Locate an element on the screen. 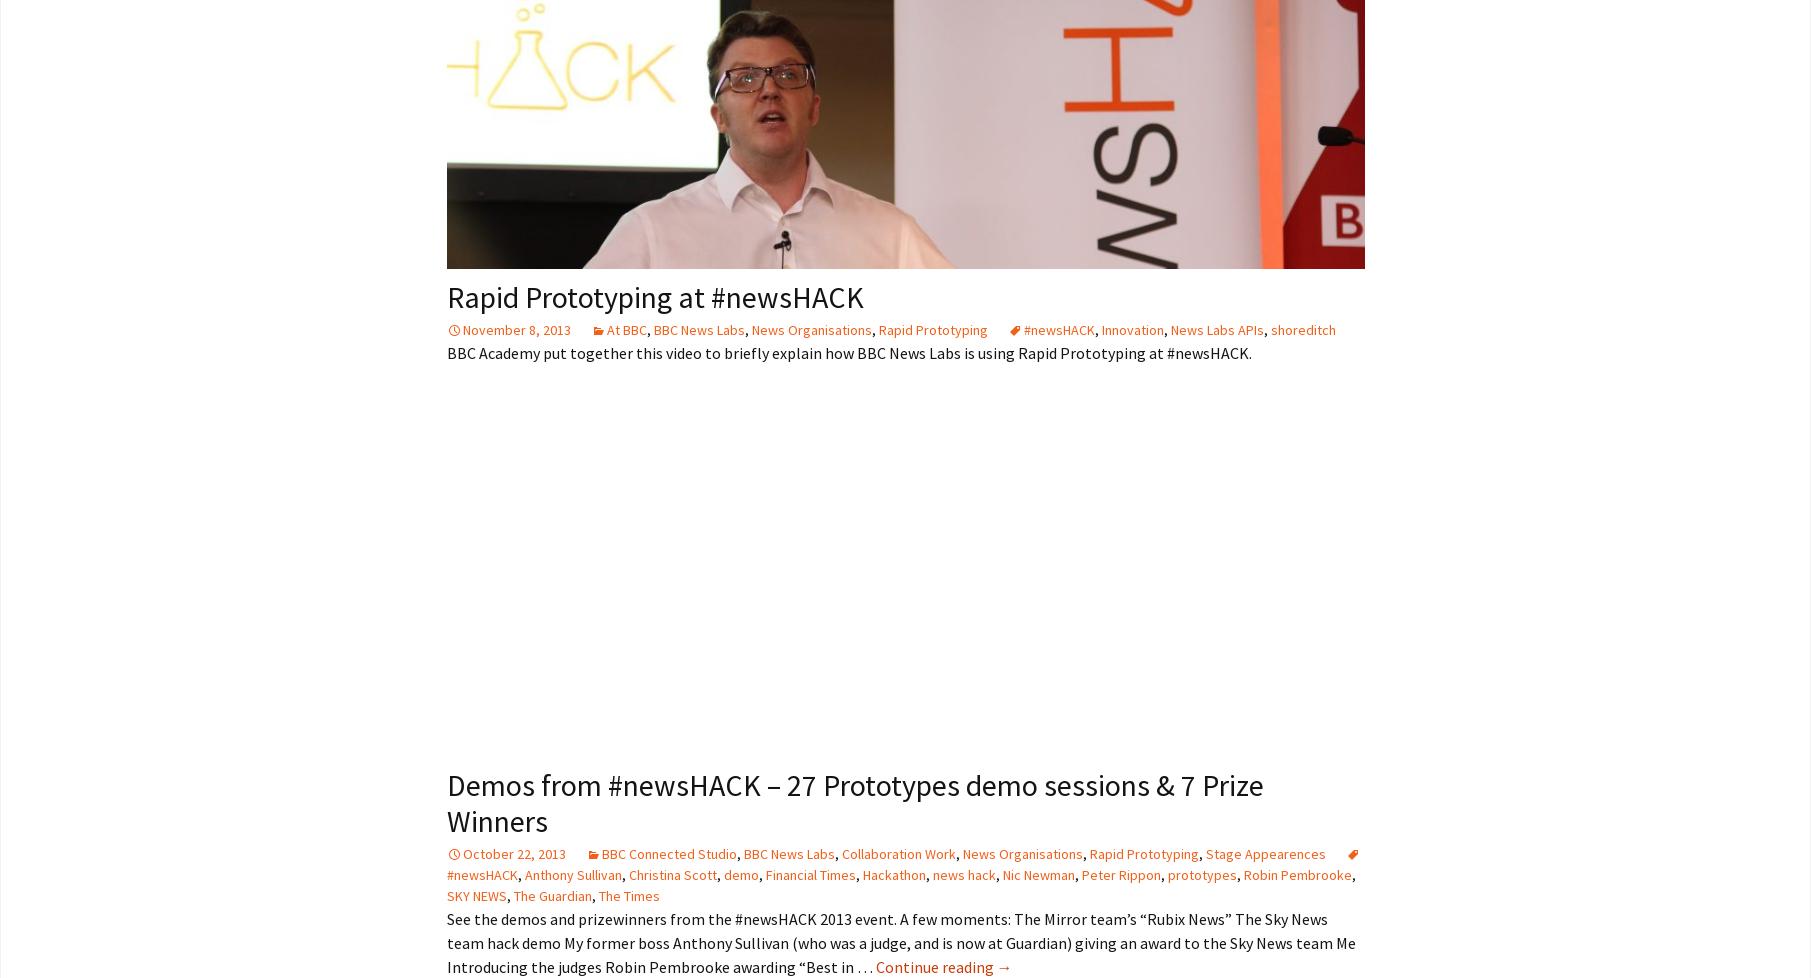 This screenshot has width=1811, height=978. 'Continue reading' is located at coordinates (934, 964).